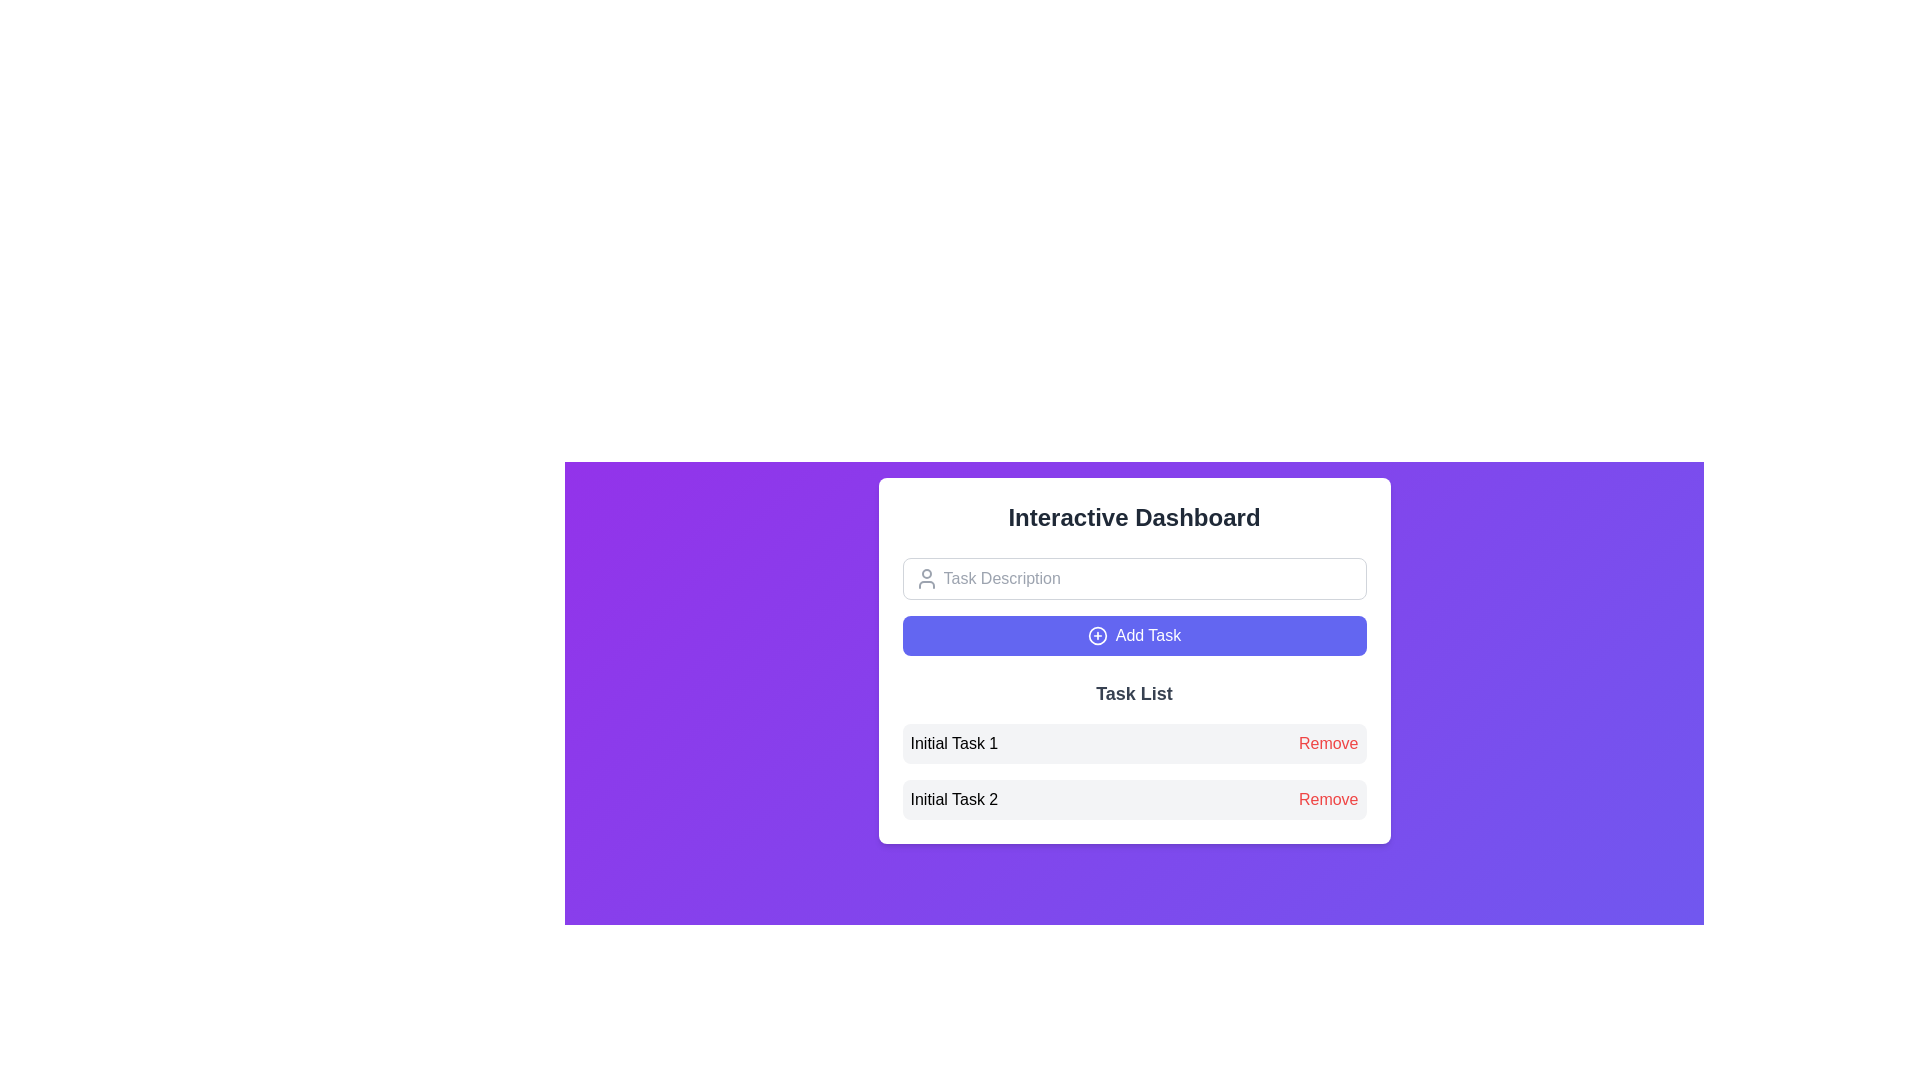 The height and width of the screenshot is (1080, 1920). I want to click on the decorative icon indicating the action of adding an item or task, which is located to the left of the 'Add Task' button, to interact with the button, so click(1096, 636).